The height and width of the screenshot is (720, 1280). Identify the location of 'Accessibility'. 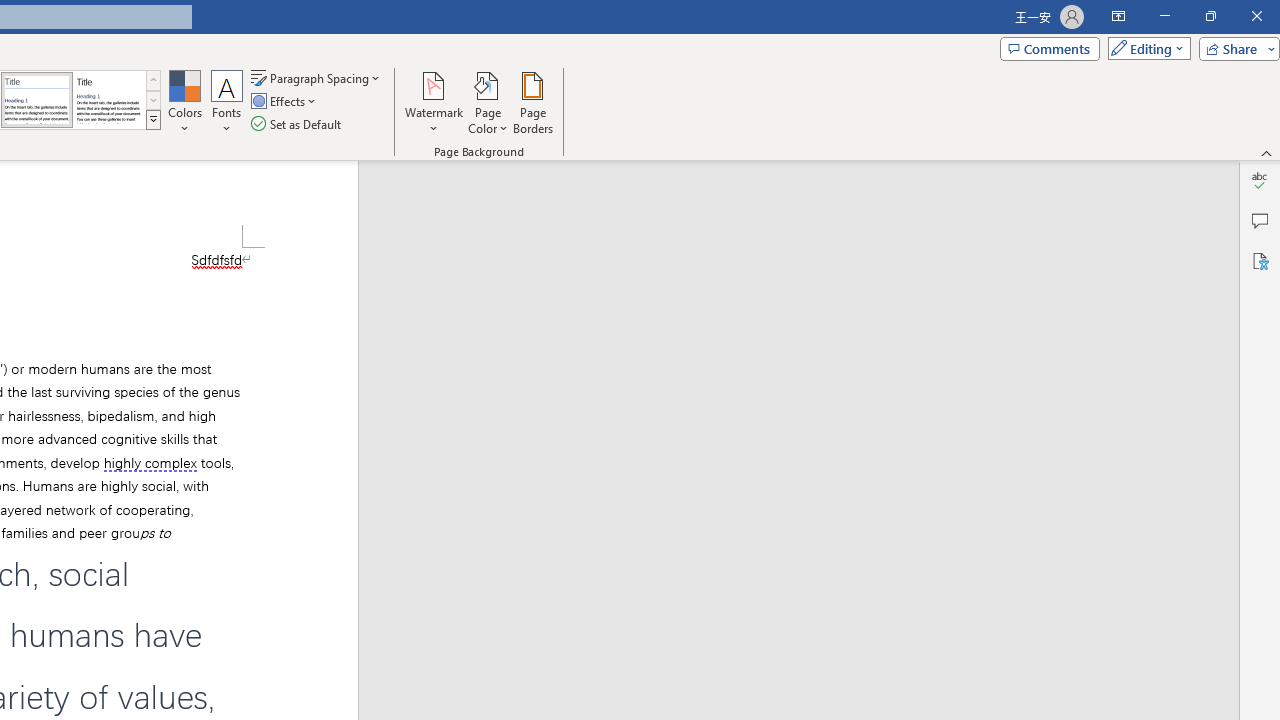
(1259, 260).